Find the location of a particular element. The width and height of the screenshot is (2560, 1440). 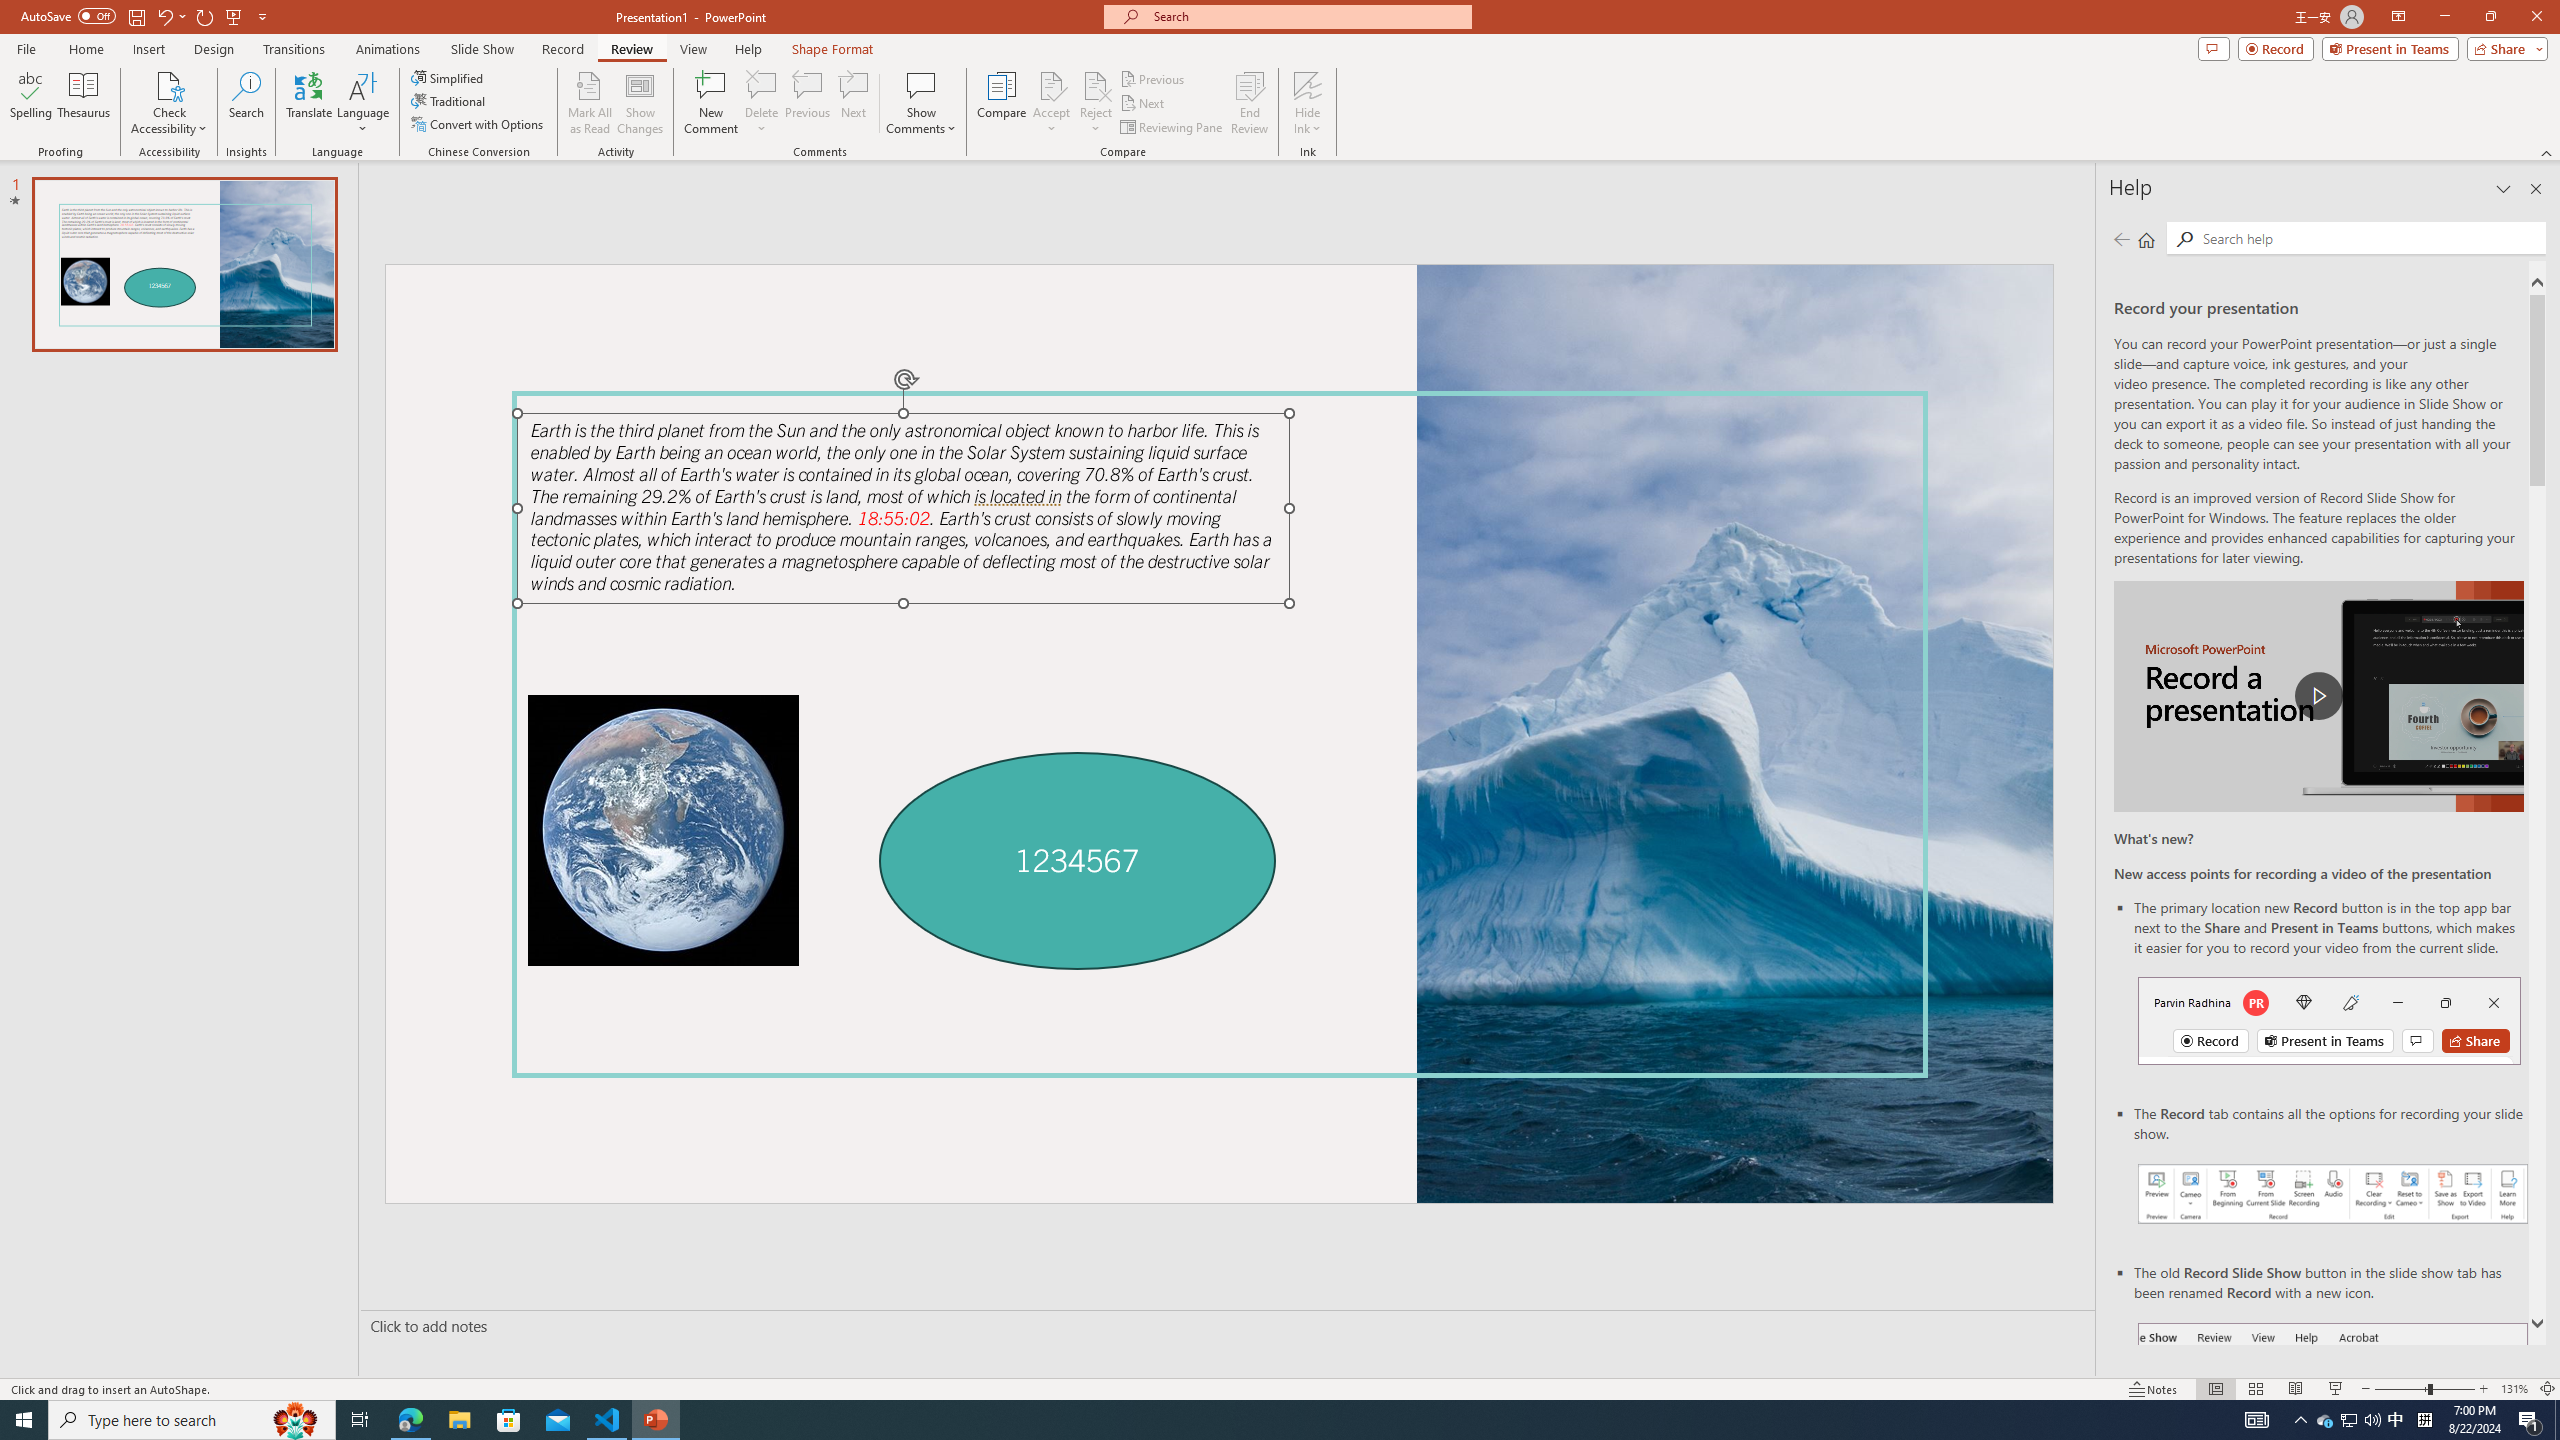

'Hide Ink' is located at coordinates (1308, 84).